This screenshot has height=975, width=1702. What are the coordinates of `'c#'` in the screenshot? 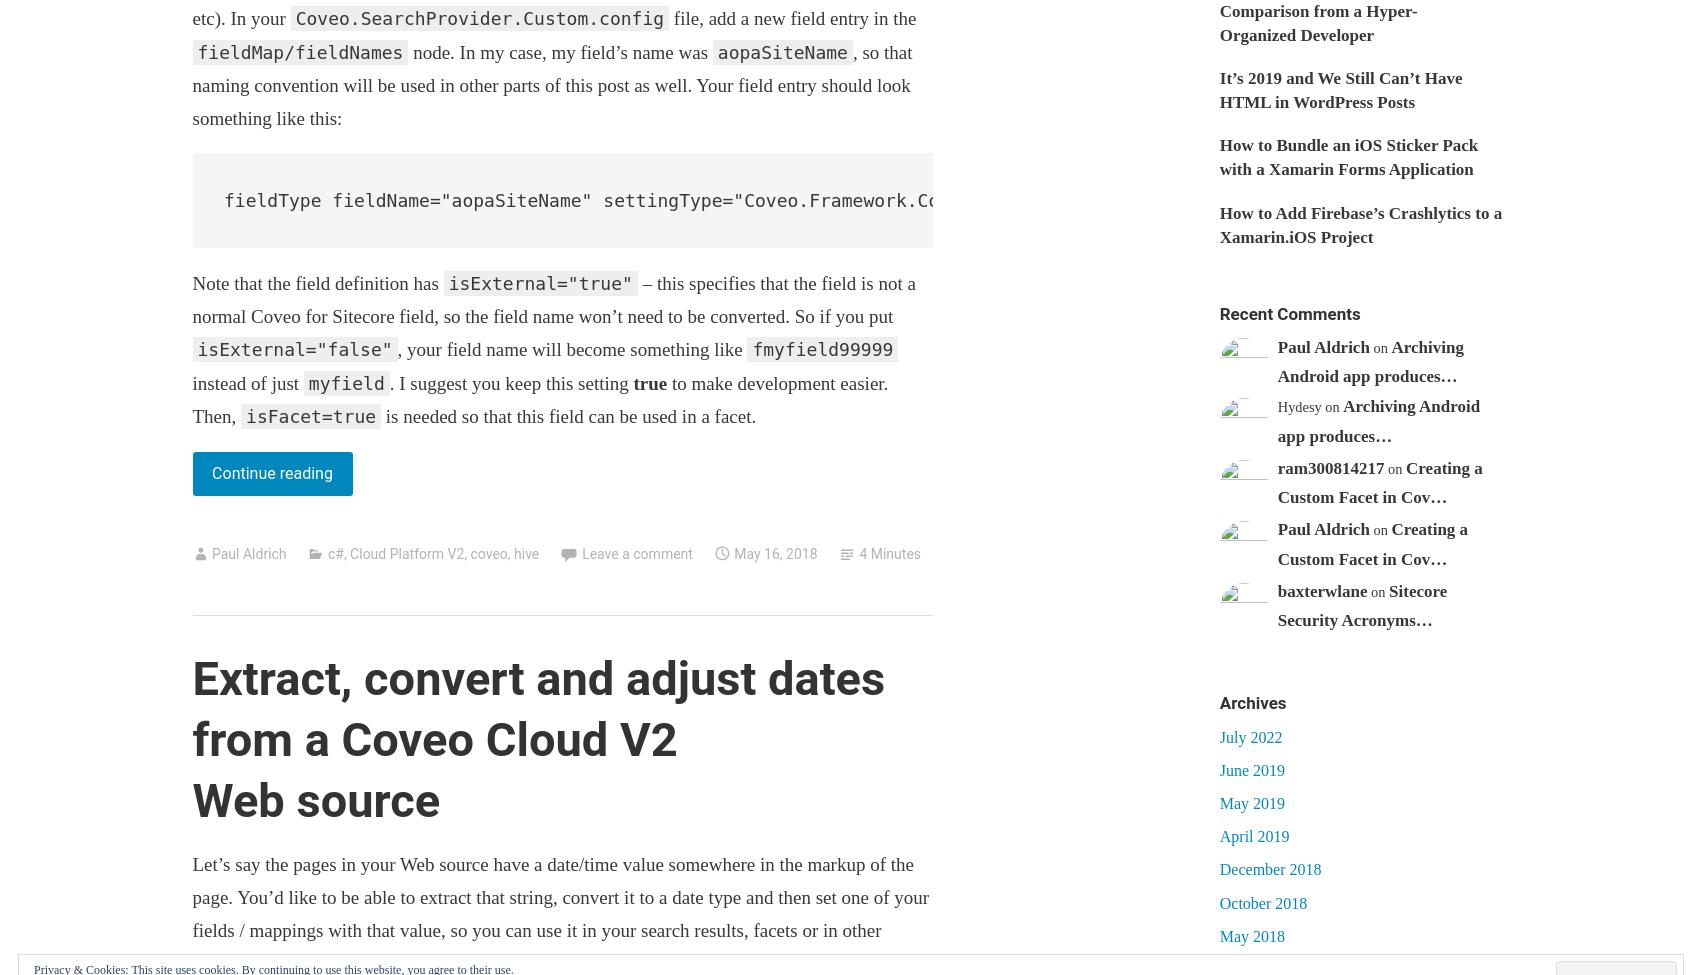 It's located at (334, 552).